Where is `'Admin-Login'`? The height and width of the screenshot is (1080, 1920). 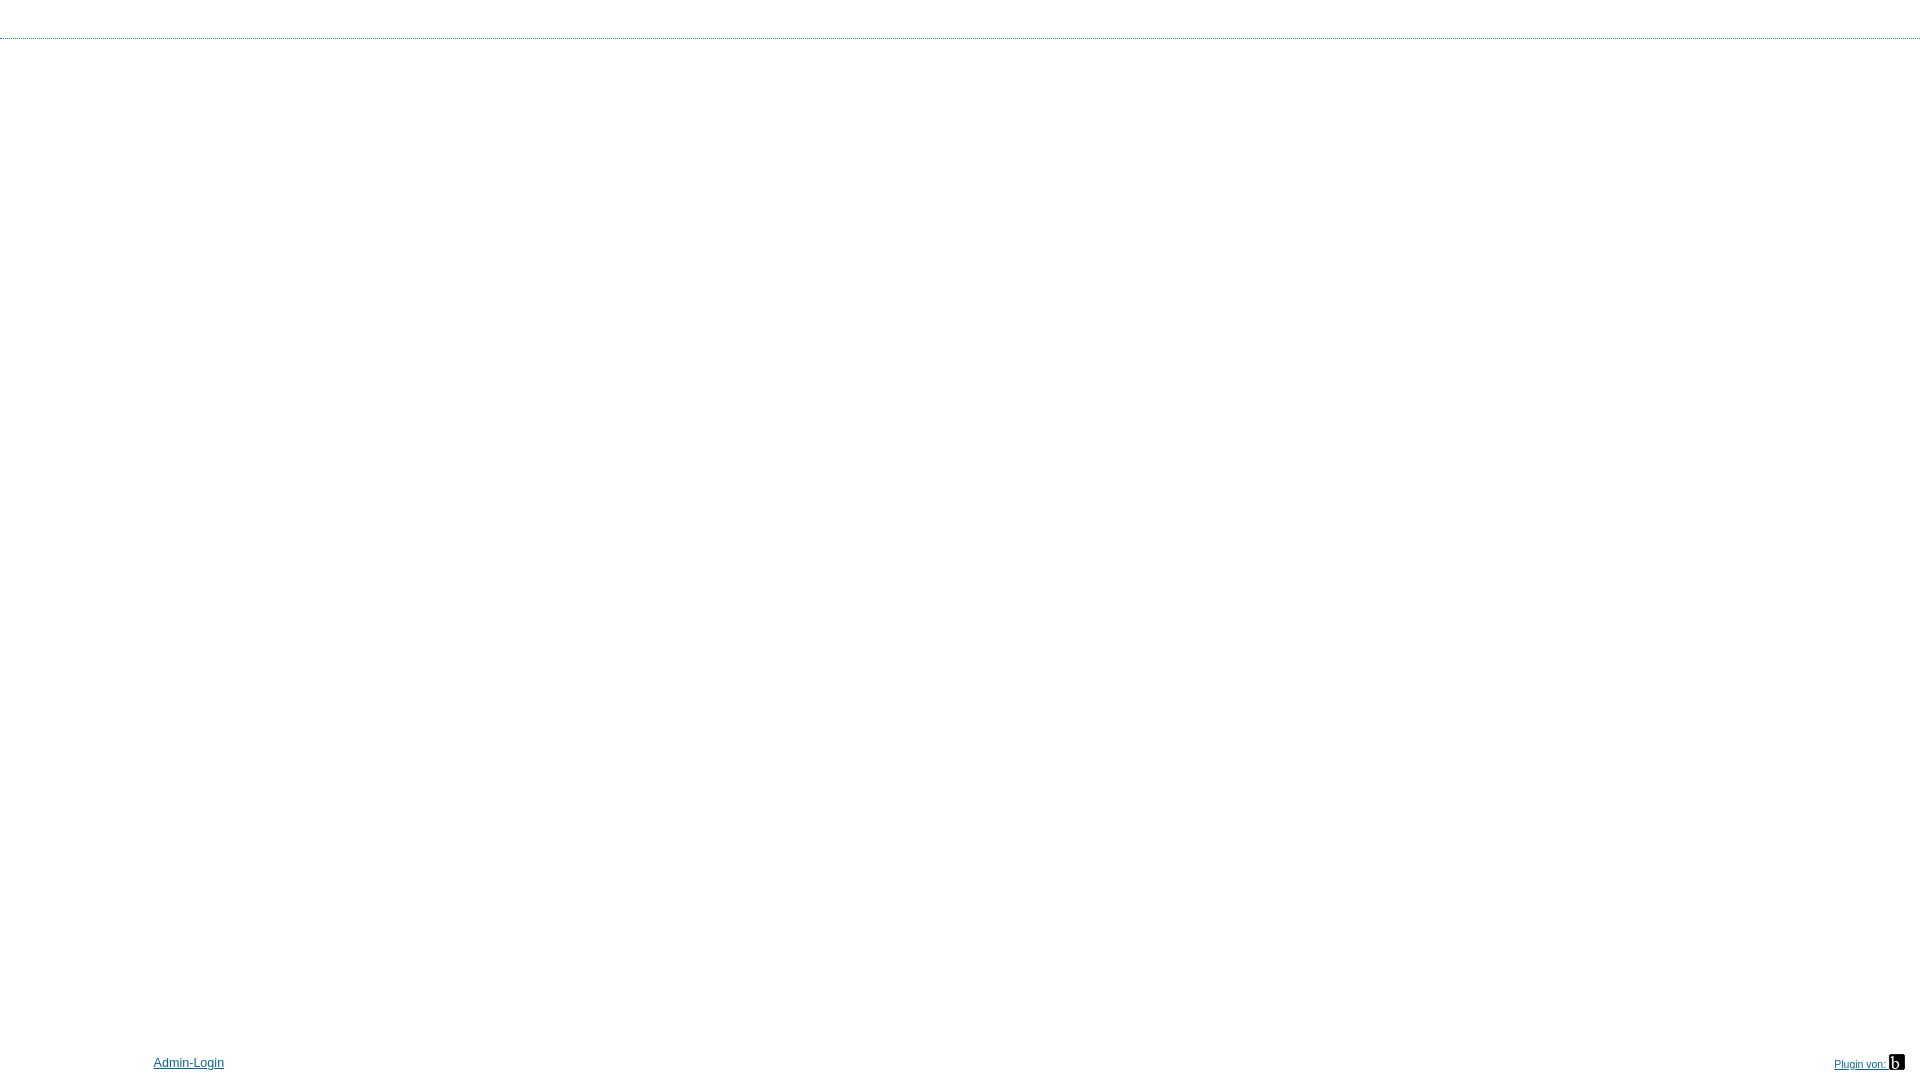
'Admin-Login' is located at coordinates (189, 1062).